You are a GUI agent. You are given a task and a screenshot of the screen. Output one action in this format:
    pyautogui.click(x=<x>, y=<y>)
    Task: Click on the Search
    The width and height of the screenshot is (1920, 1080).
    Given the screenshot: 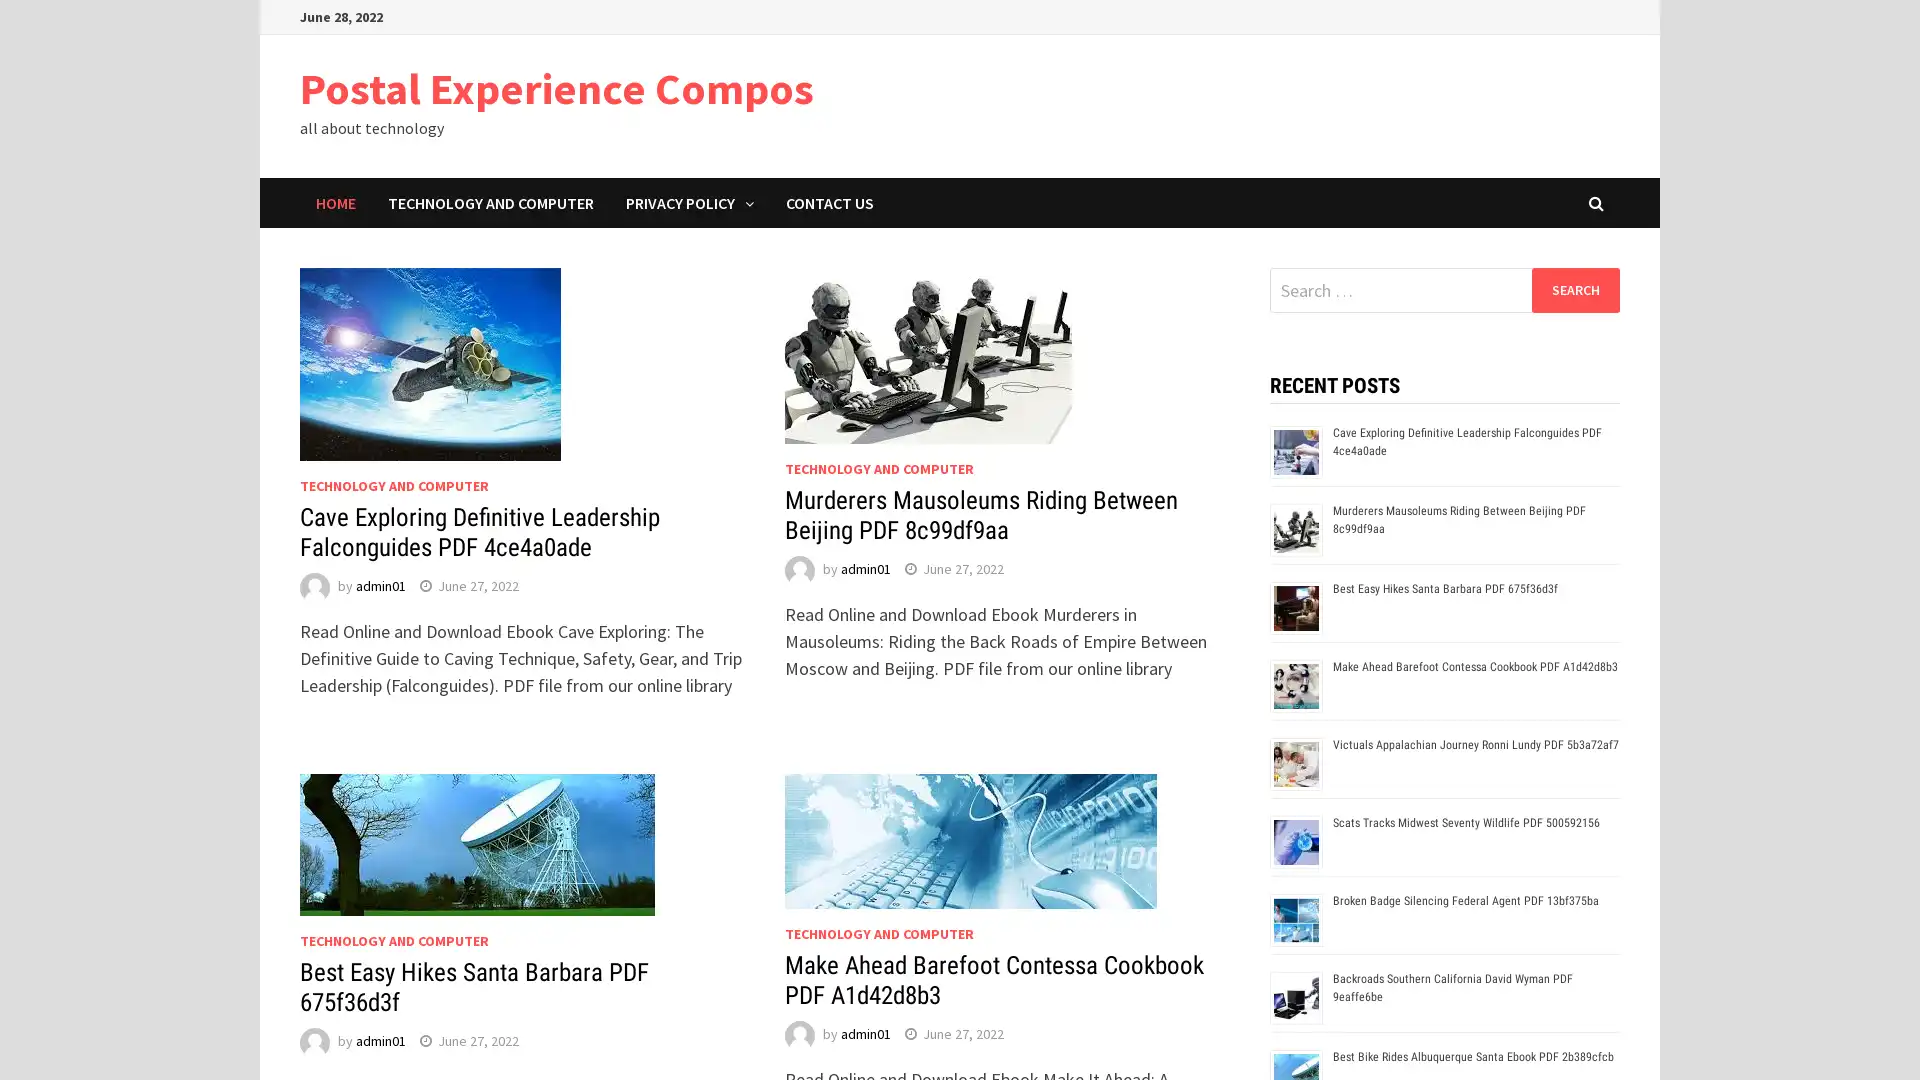 What is the action you would take?
    pyautogui.click(x=1574, y=289)
    